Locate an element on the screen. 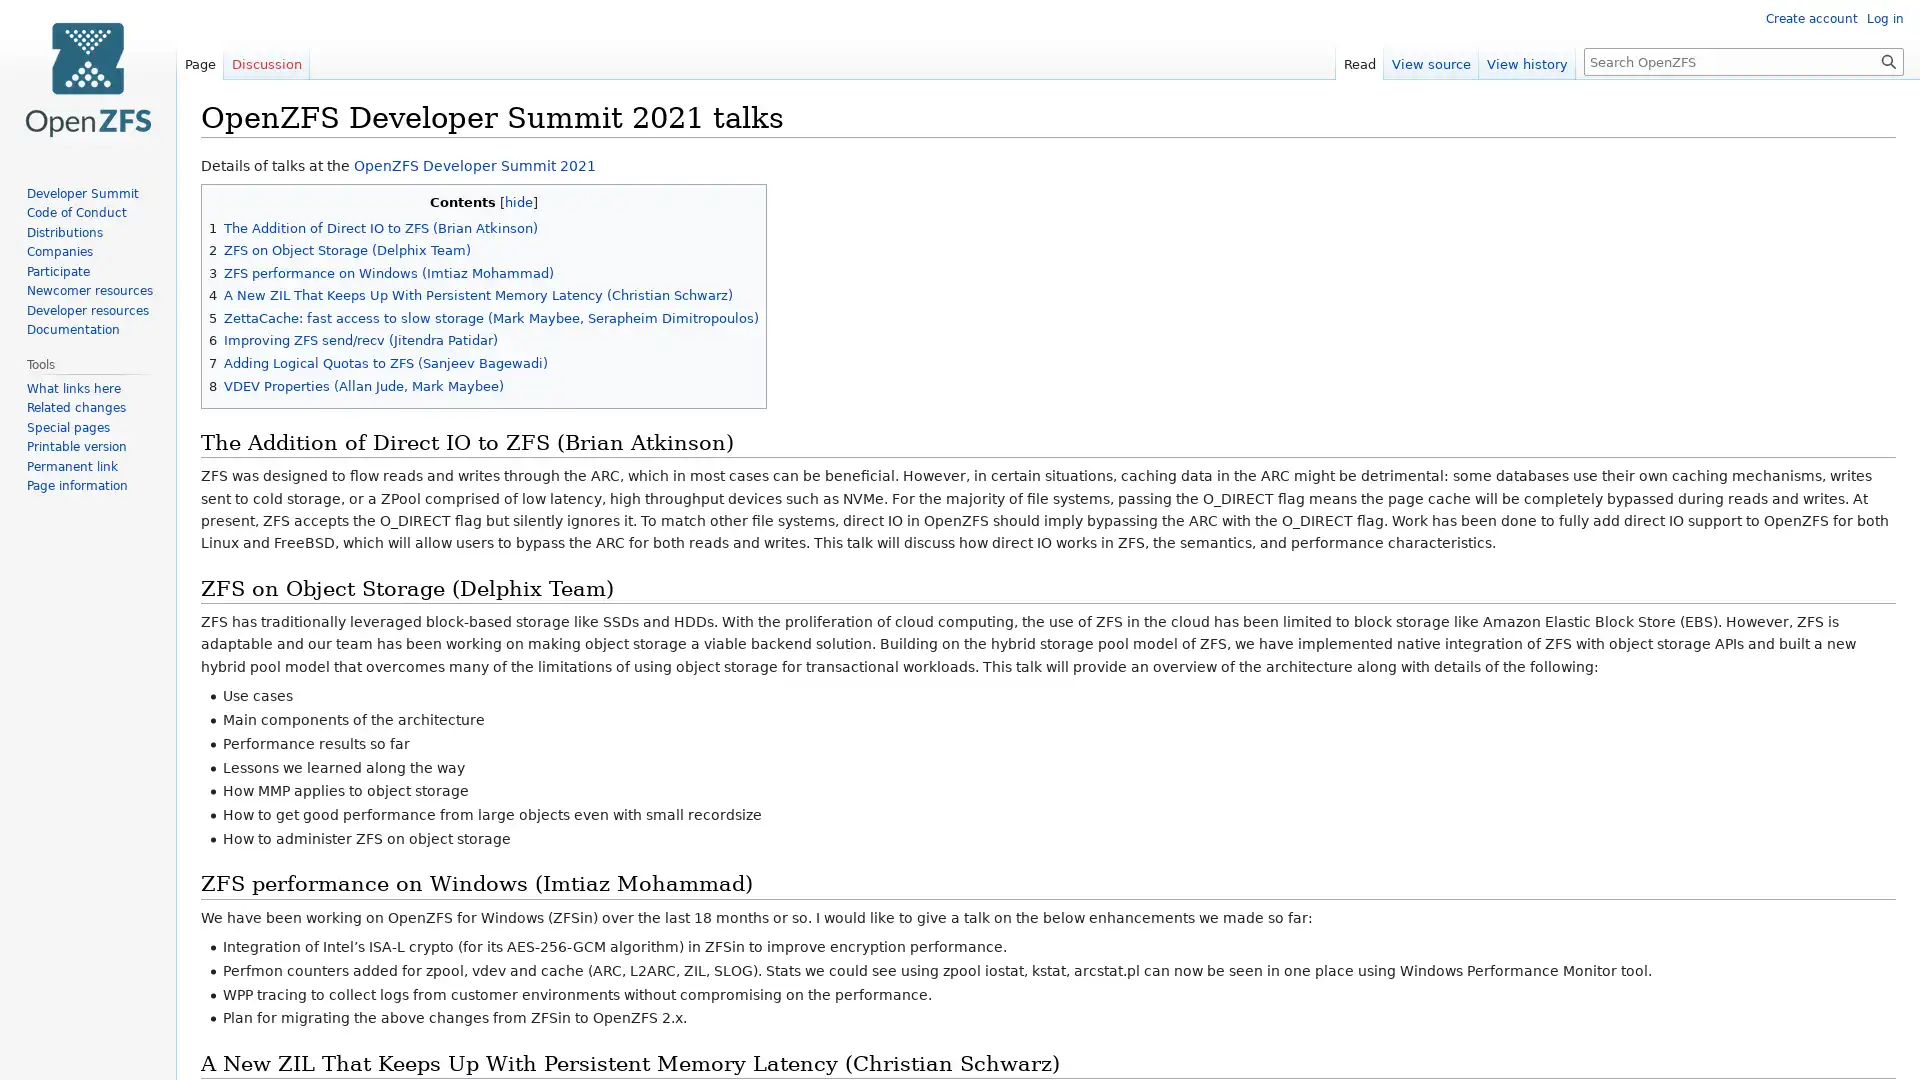 The image size is (1920, 1080). Go is located at coordinates (1888, 60).